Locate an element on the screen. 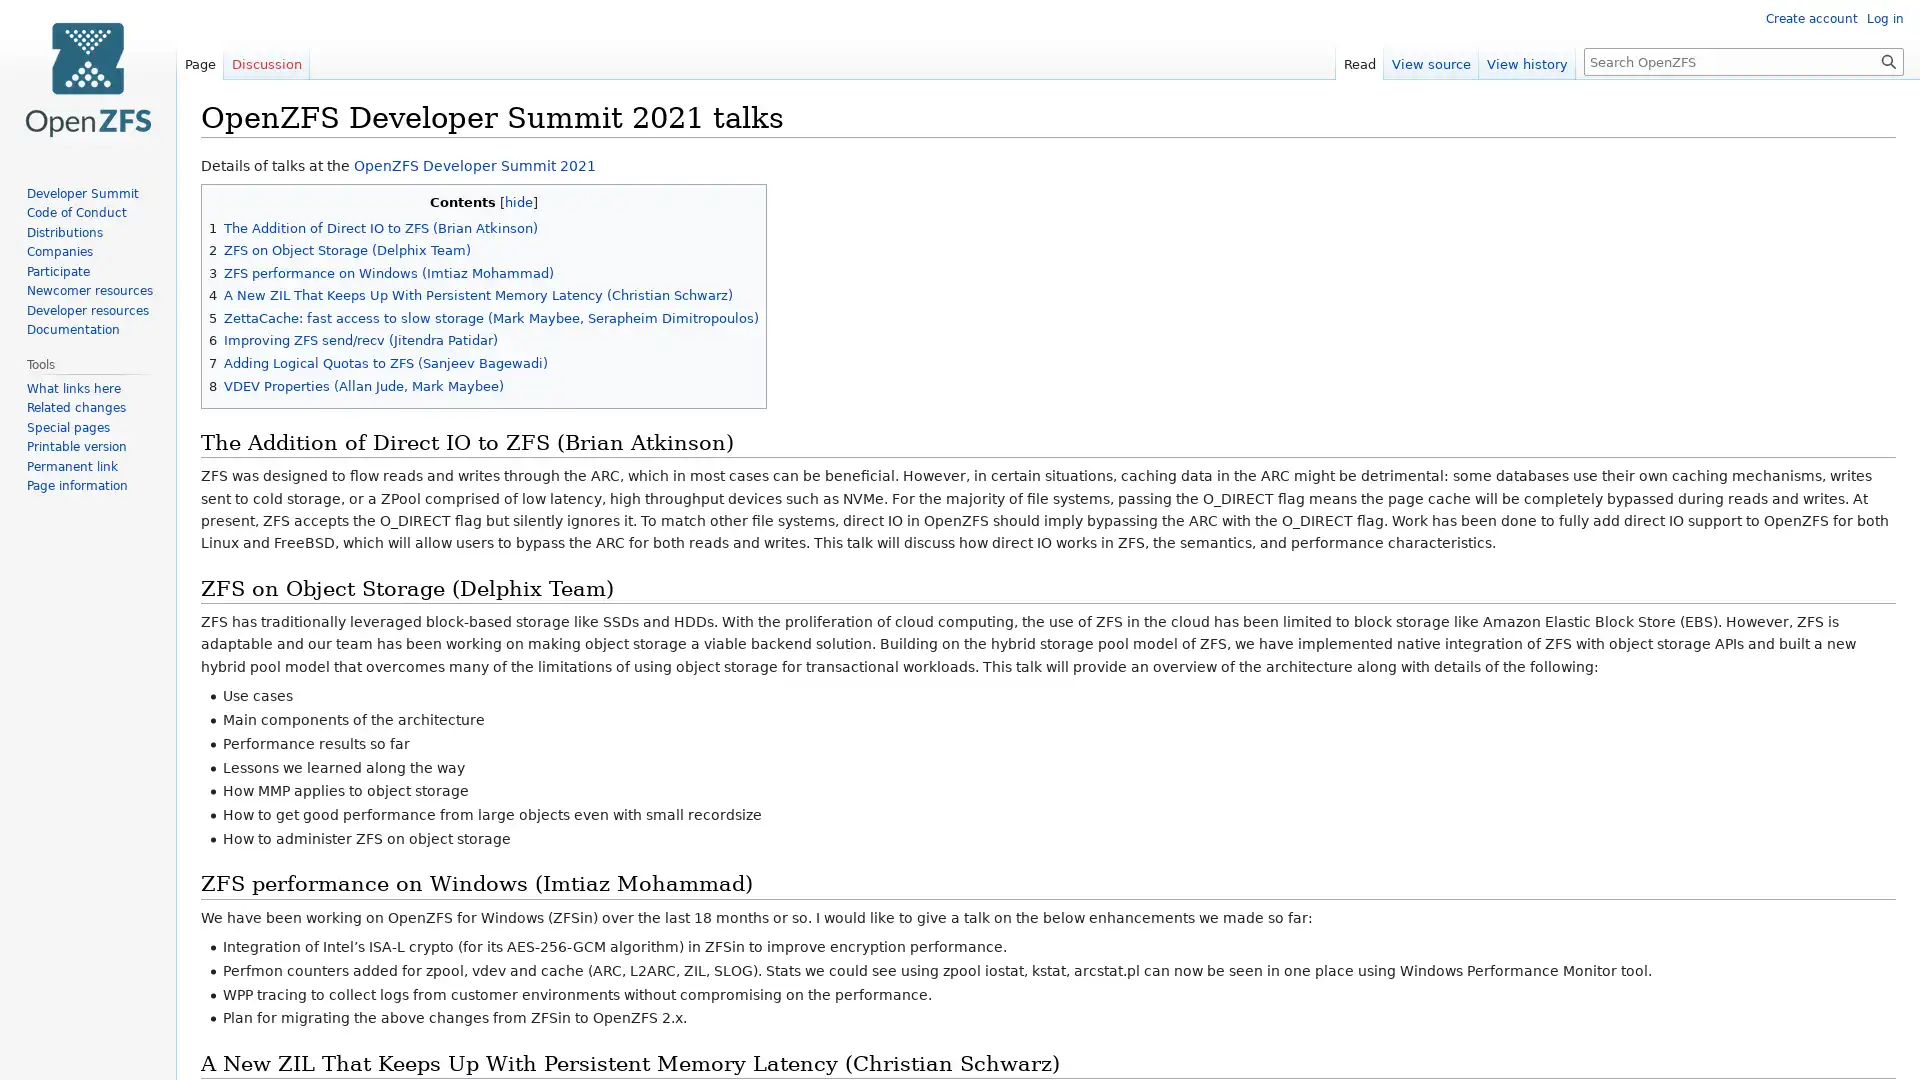 The image size is (1920, 1080). Go is located at coordinates (1888, 60).